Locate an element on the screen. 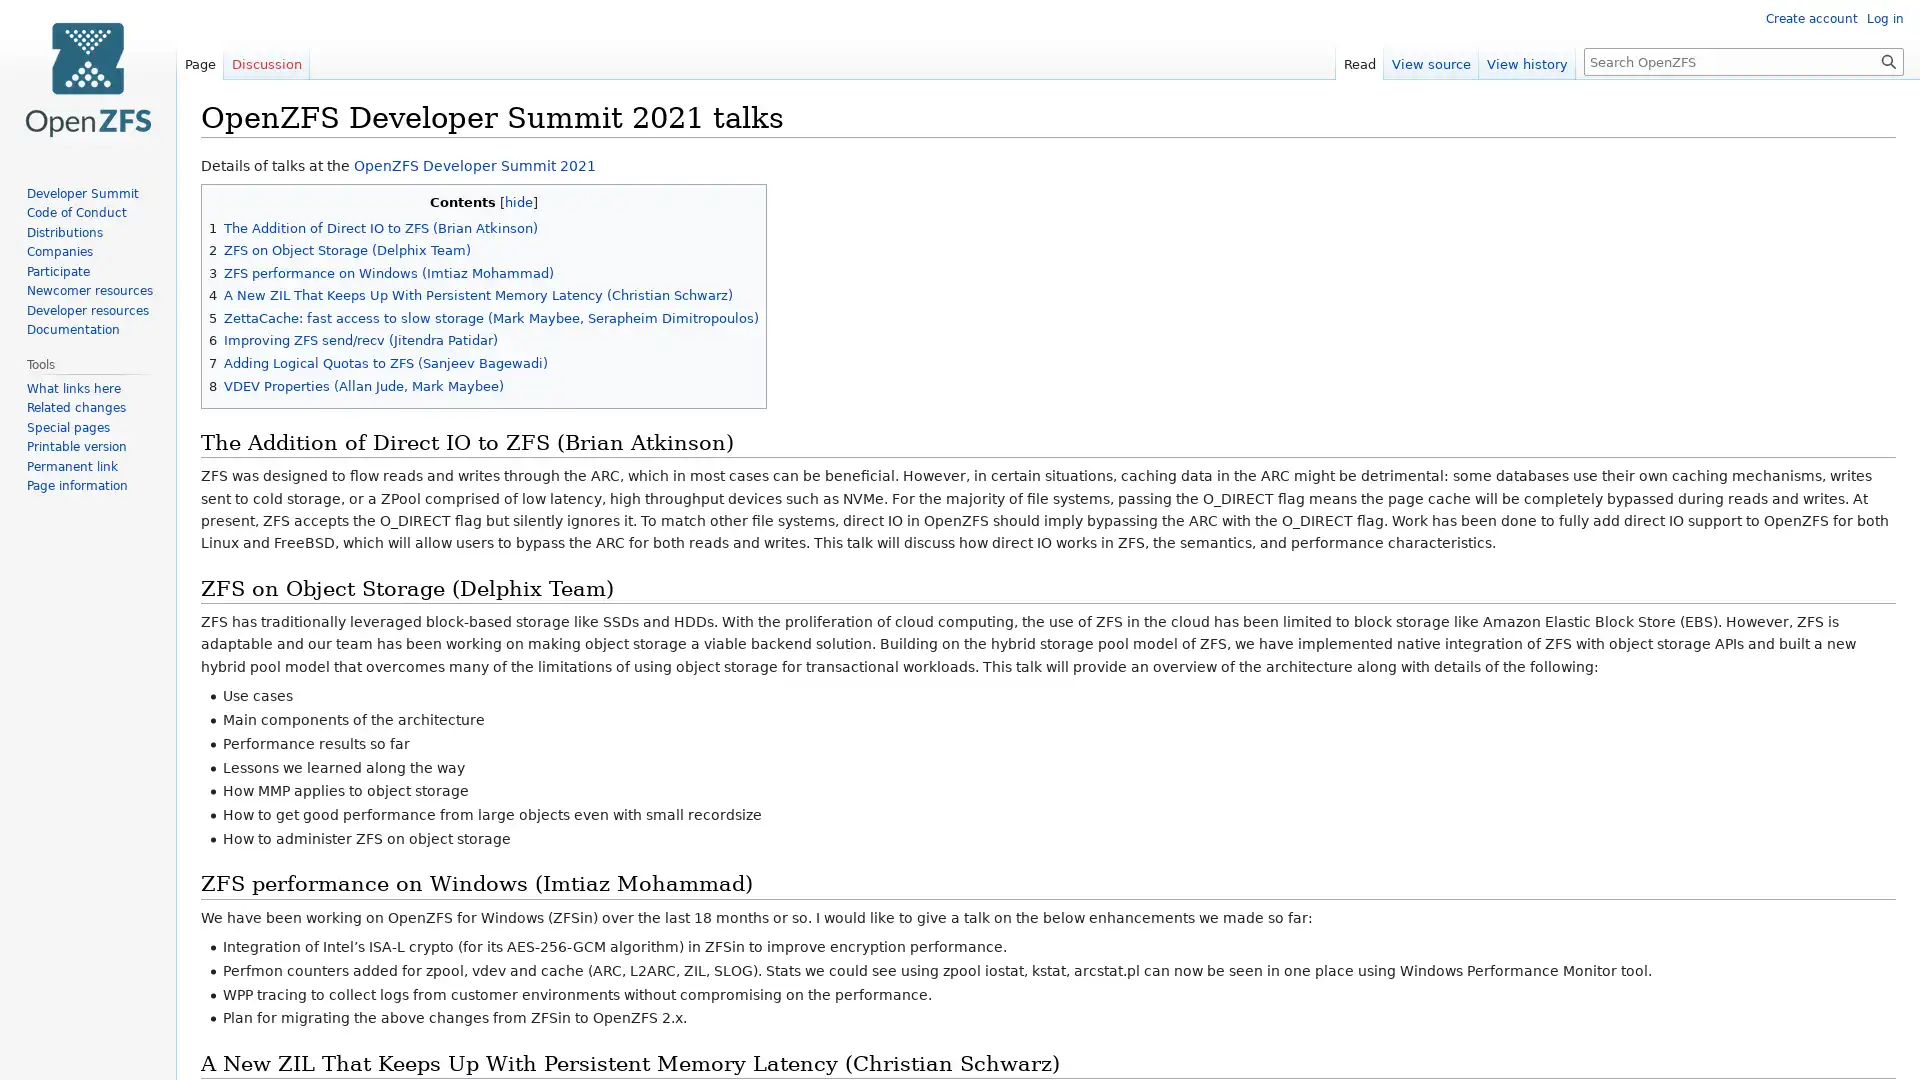 The image size is (1920, 1080). Go is located at coordinates (1888, 60).